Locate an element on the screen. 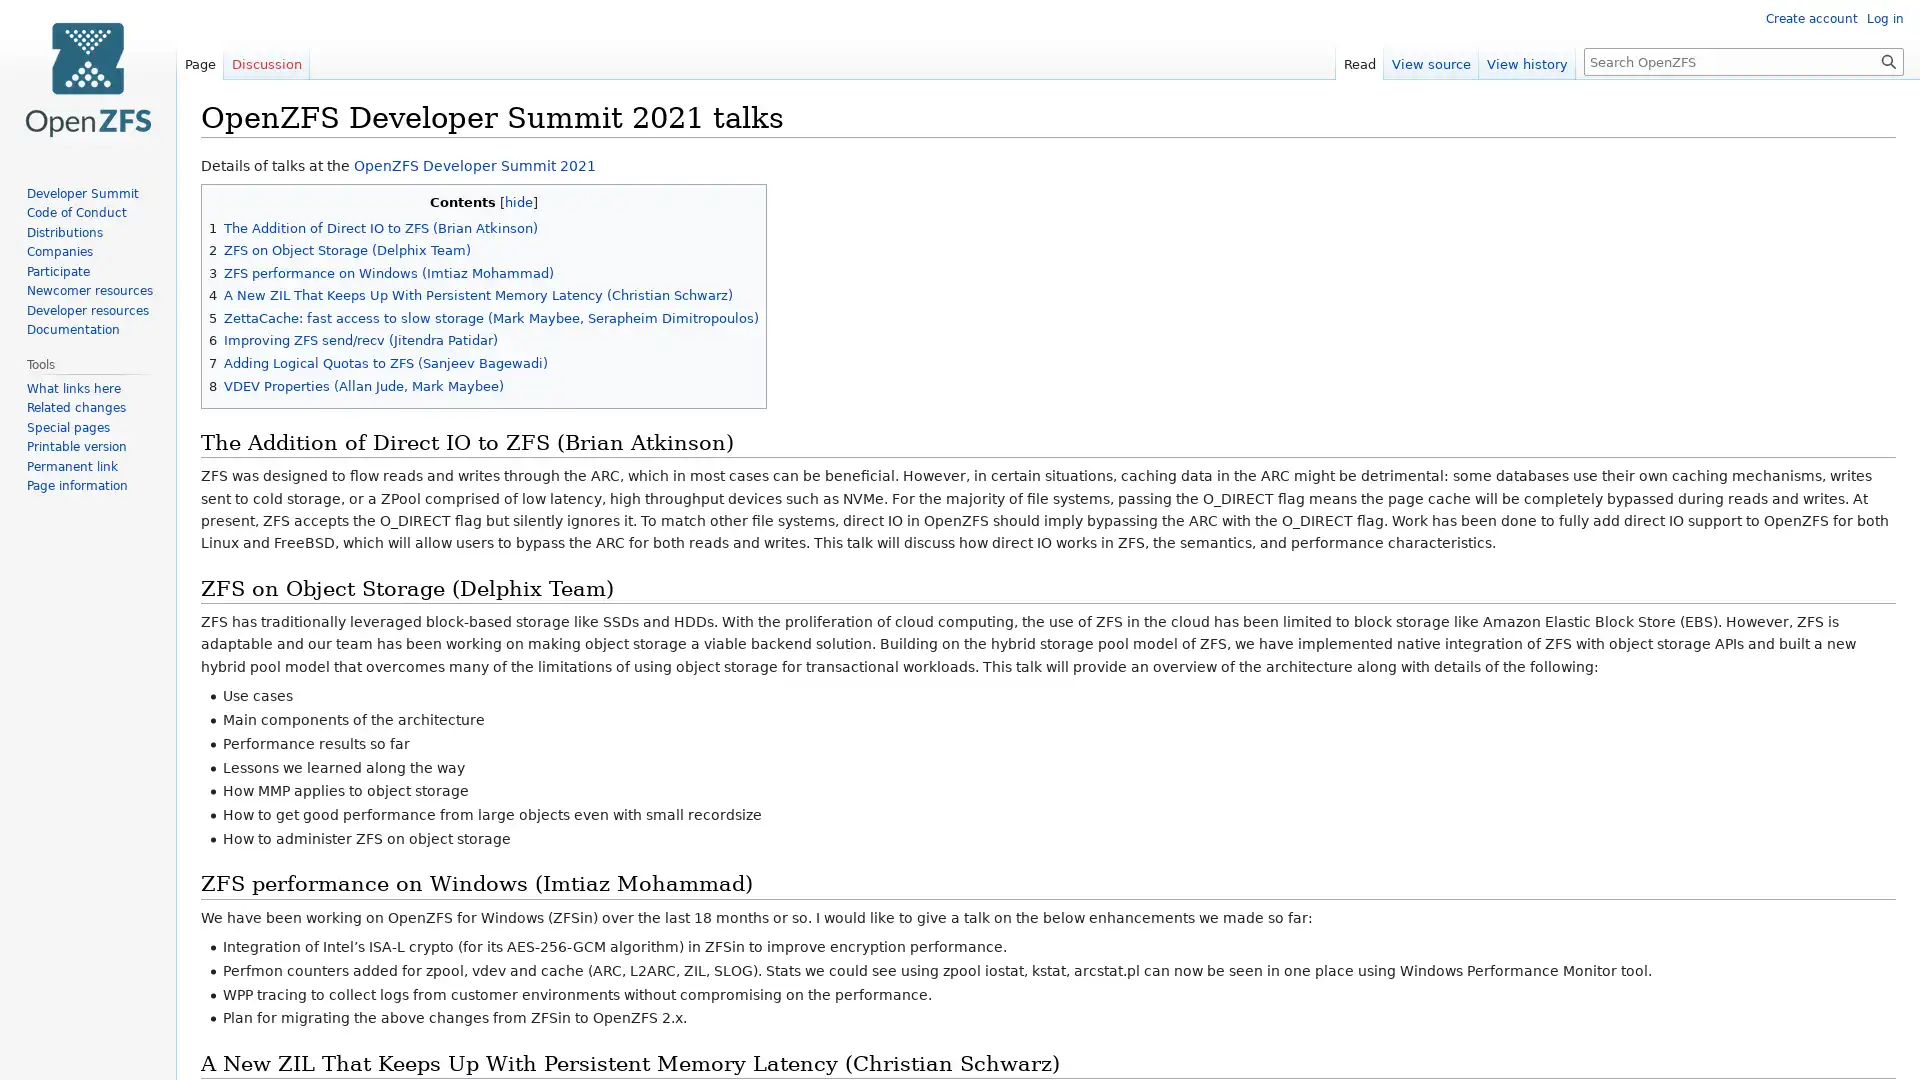 The image size is (1920, 1080). Go is located at coordinates (1888, 60).